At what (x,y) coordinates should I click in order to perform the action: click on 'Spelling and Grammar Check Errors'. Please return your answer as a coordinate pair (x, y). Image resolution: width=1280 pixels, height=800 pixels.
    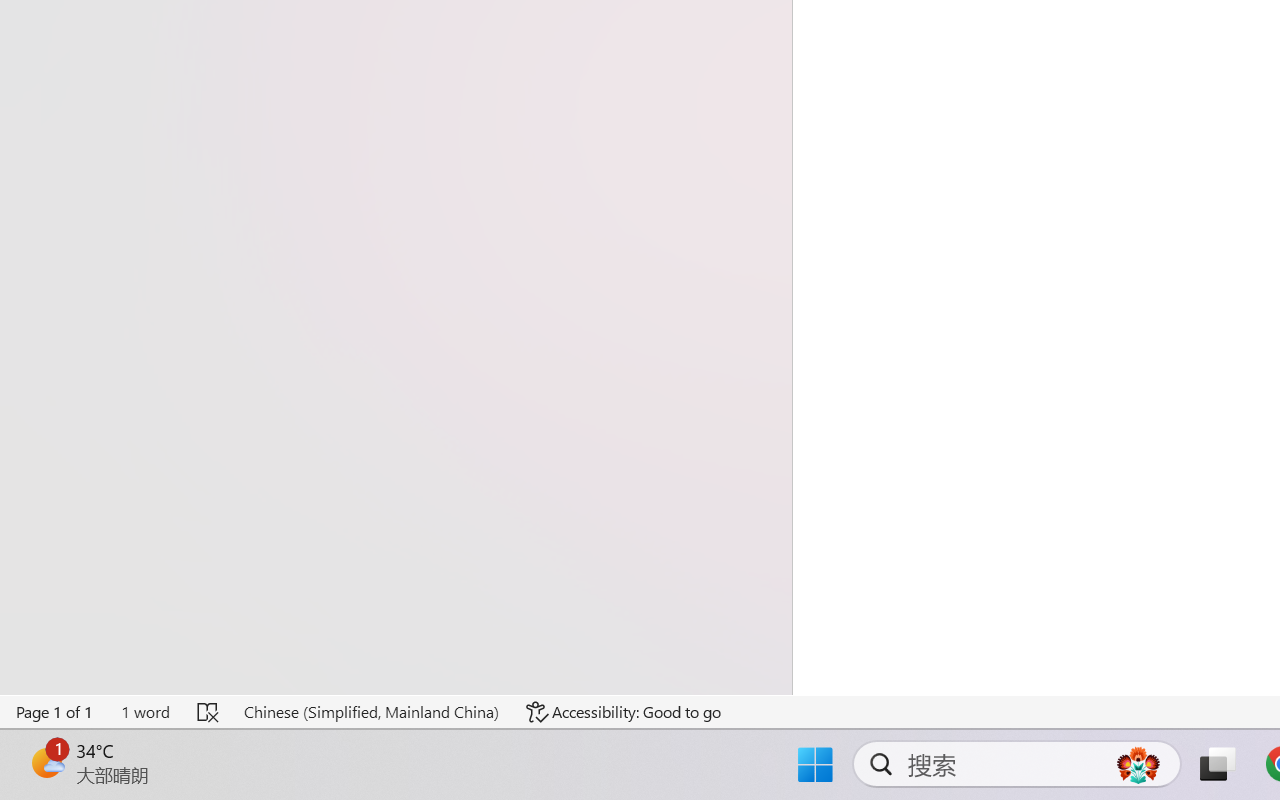
    Looking at the image, I should click on (209, 711).